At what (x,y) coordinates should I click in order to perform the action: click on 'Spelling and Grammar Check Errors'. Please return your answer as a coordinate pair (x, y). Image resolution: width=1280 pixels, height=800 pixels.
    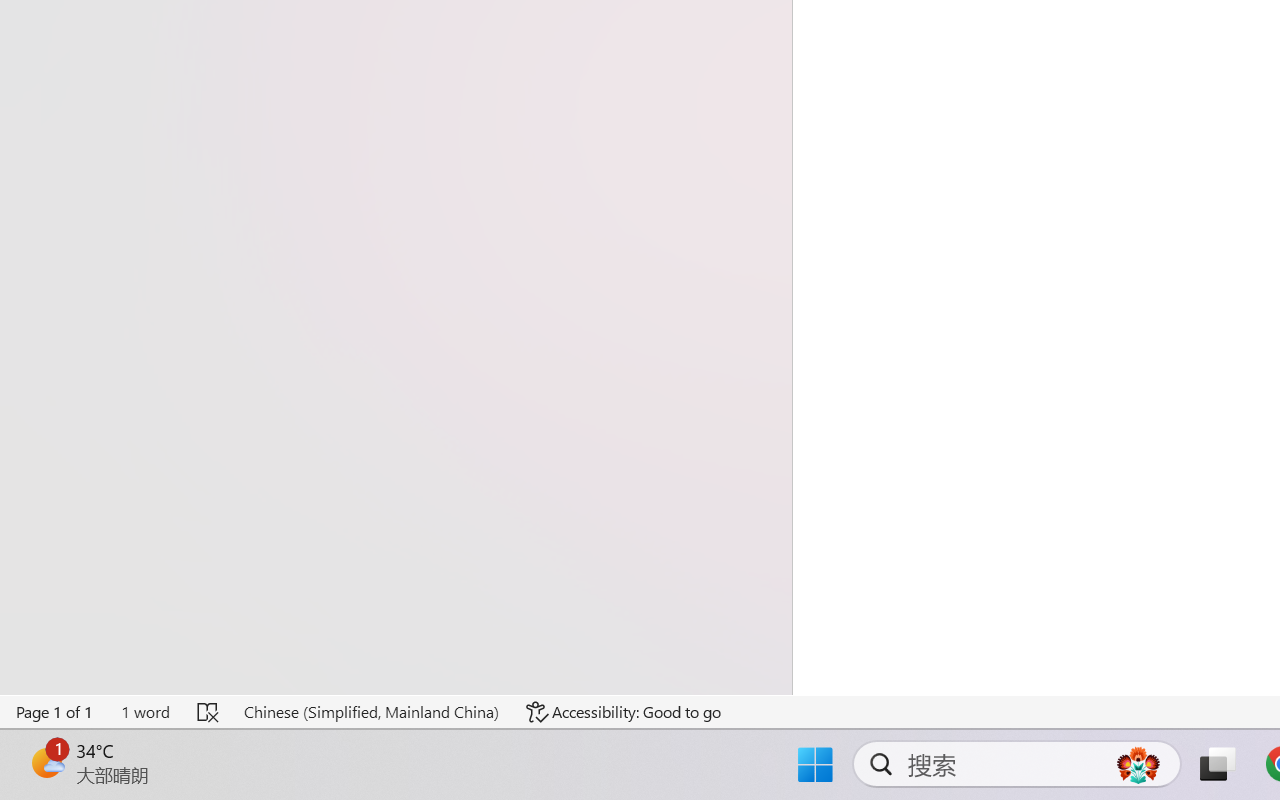
    Looking at the image, I should click on (209, 711).